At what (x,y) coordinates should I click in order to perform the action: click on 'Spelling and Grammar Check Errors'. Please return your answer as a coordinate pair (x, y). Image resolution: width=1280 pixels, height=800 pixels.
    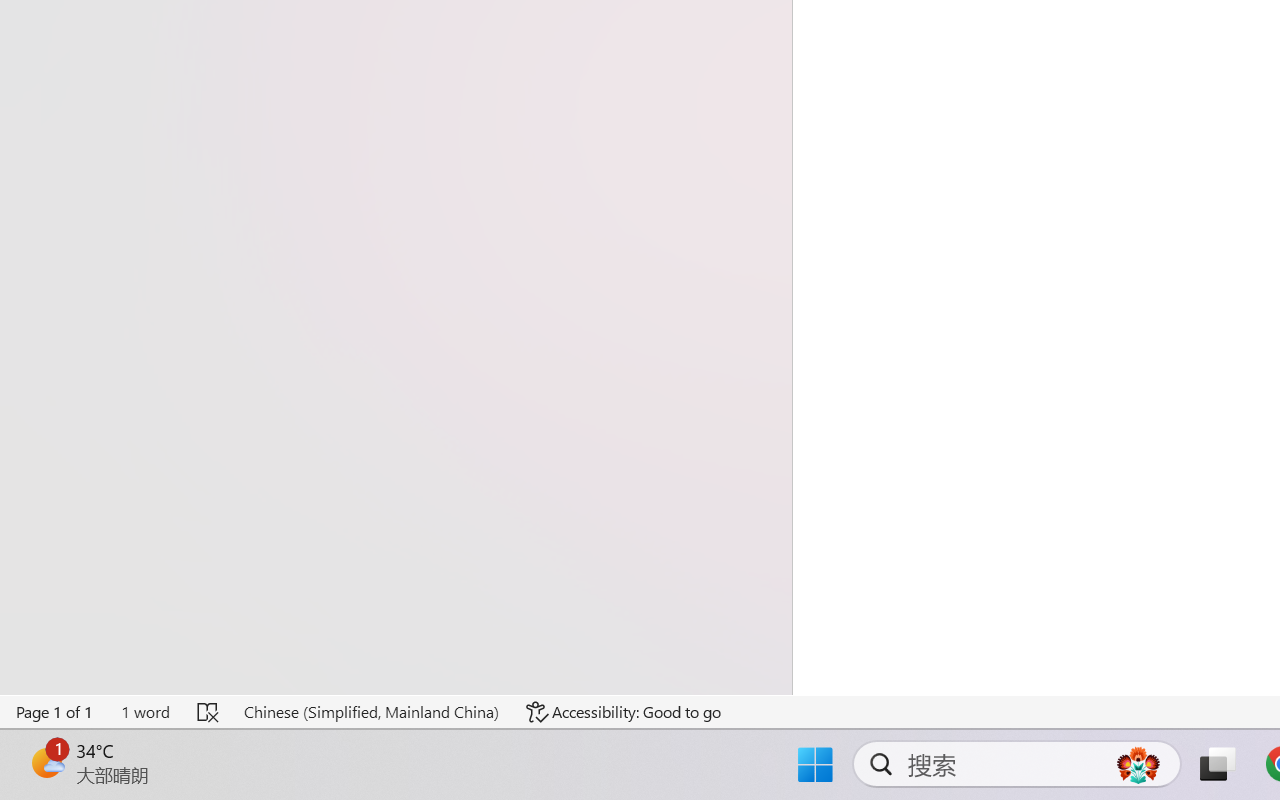
    Looking at the image, I should click on (209, 711).